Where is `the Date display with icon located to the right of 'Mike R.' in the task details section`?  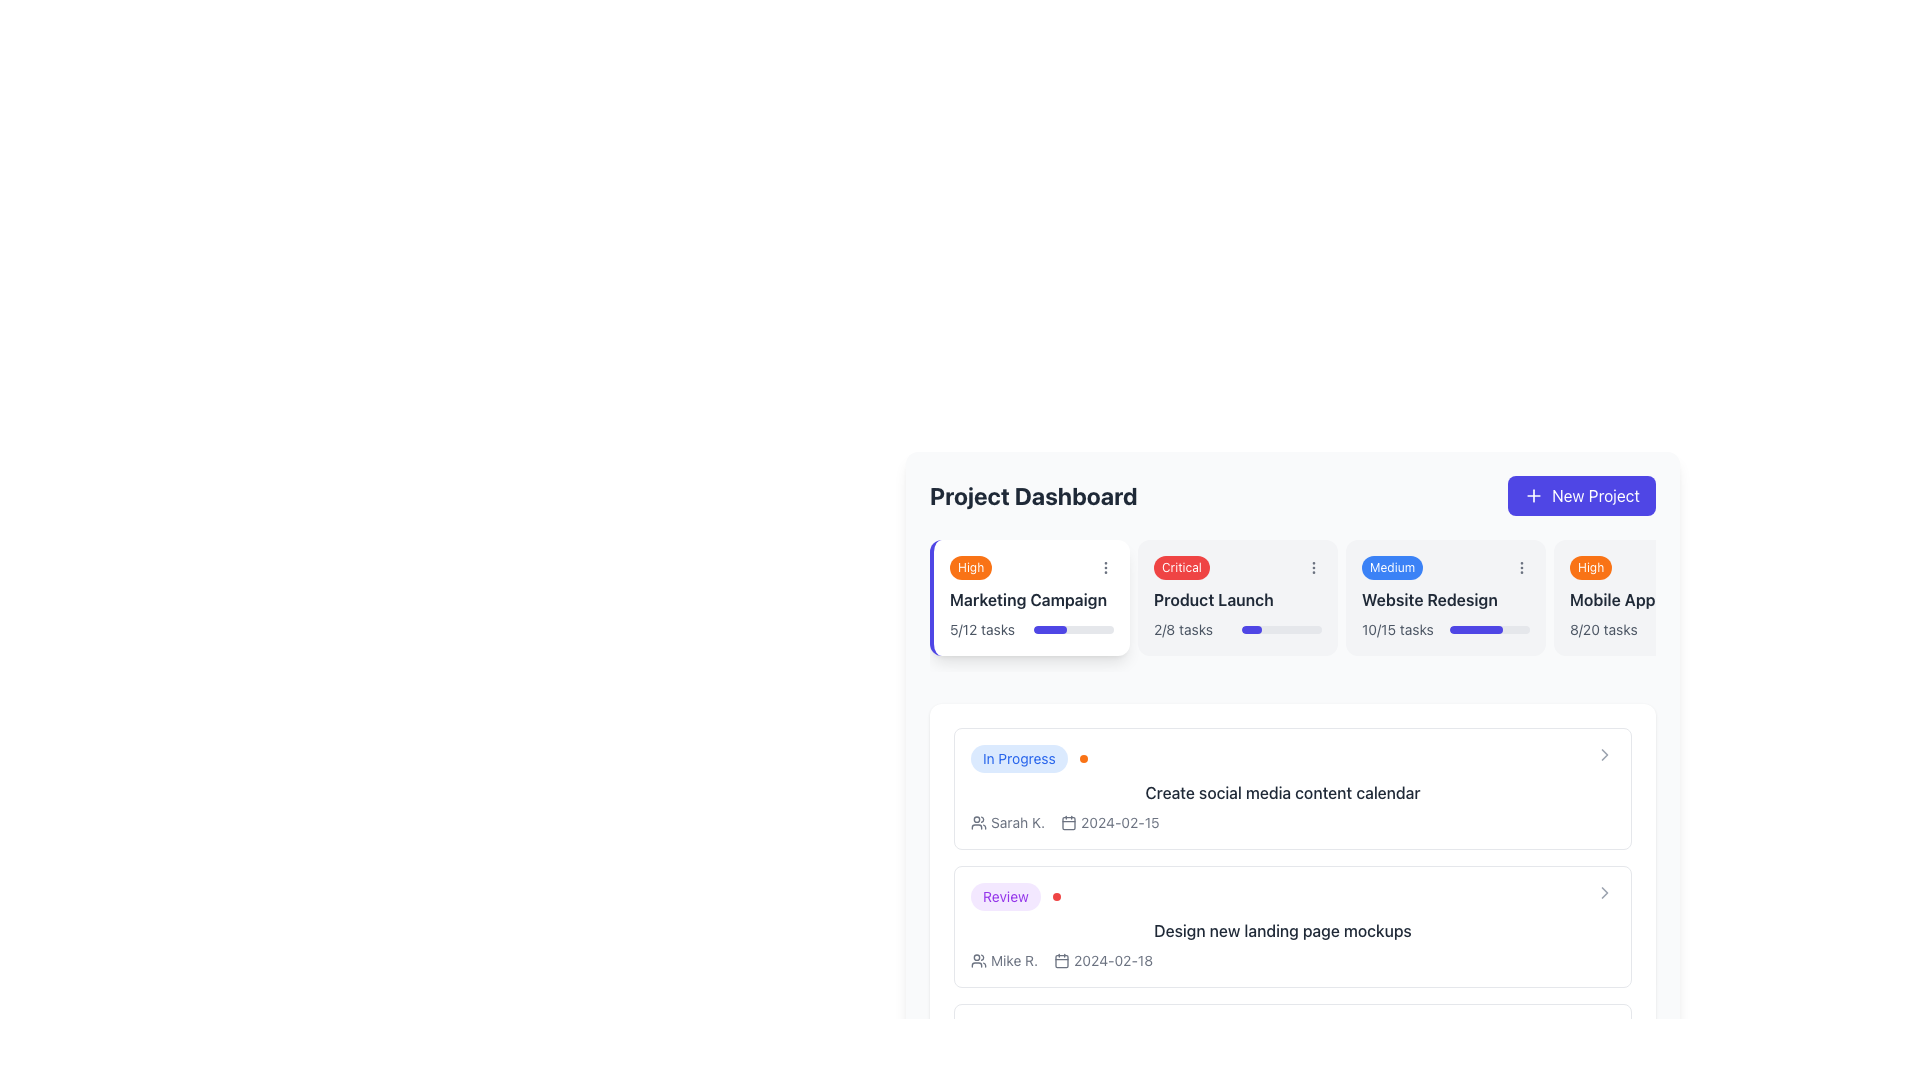
the Date display with icon located to the right of 'Mike R.' in the task details section is located at coordinates (1102, 959).